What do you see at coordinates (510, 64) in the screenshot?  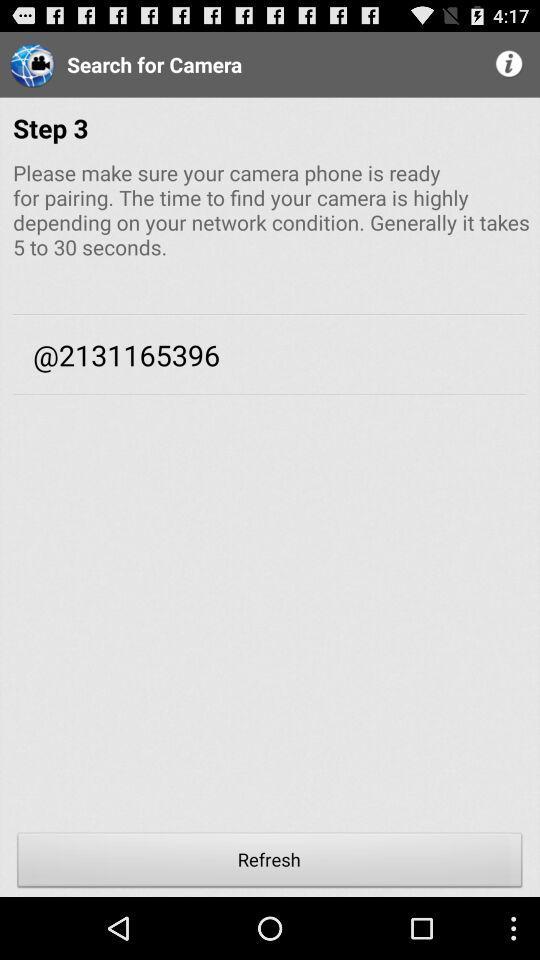 I see `the icon to the right of the search for camera app` at bounding box center [510, 64].